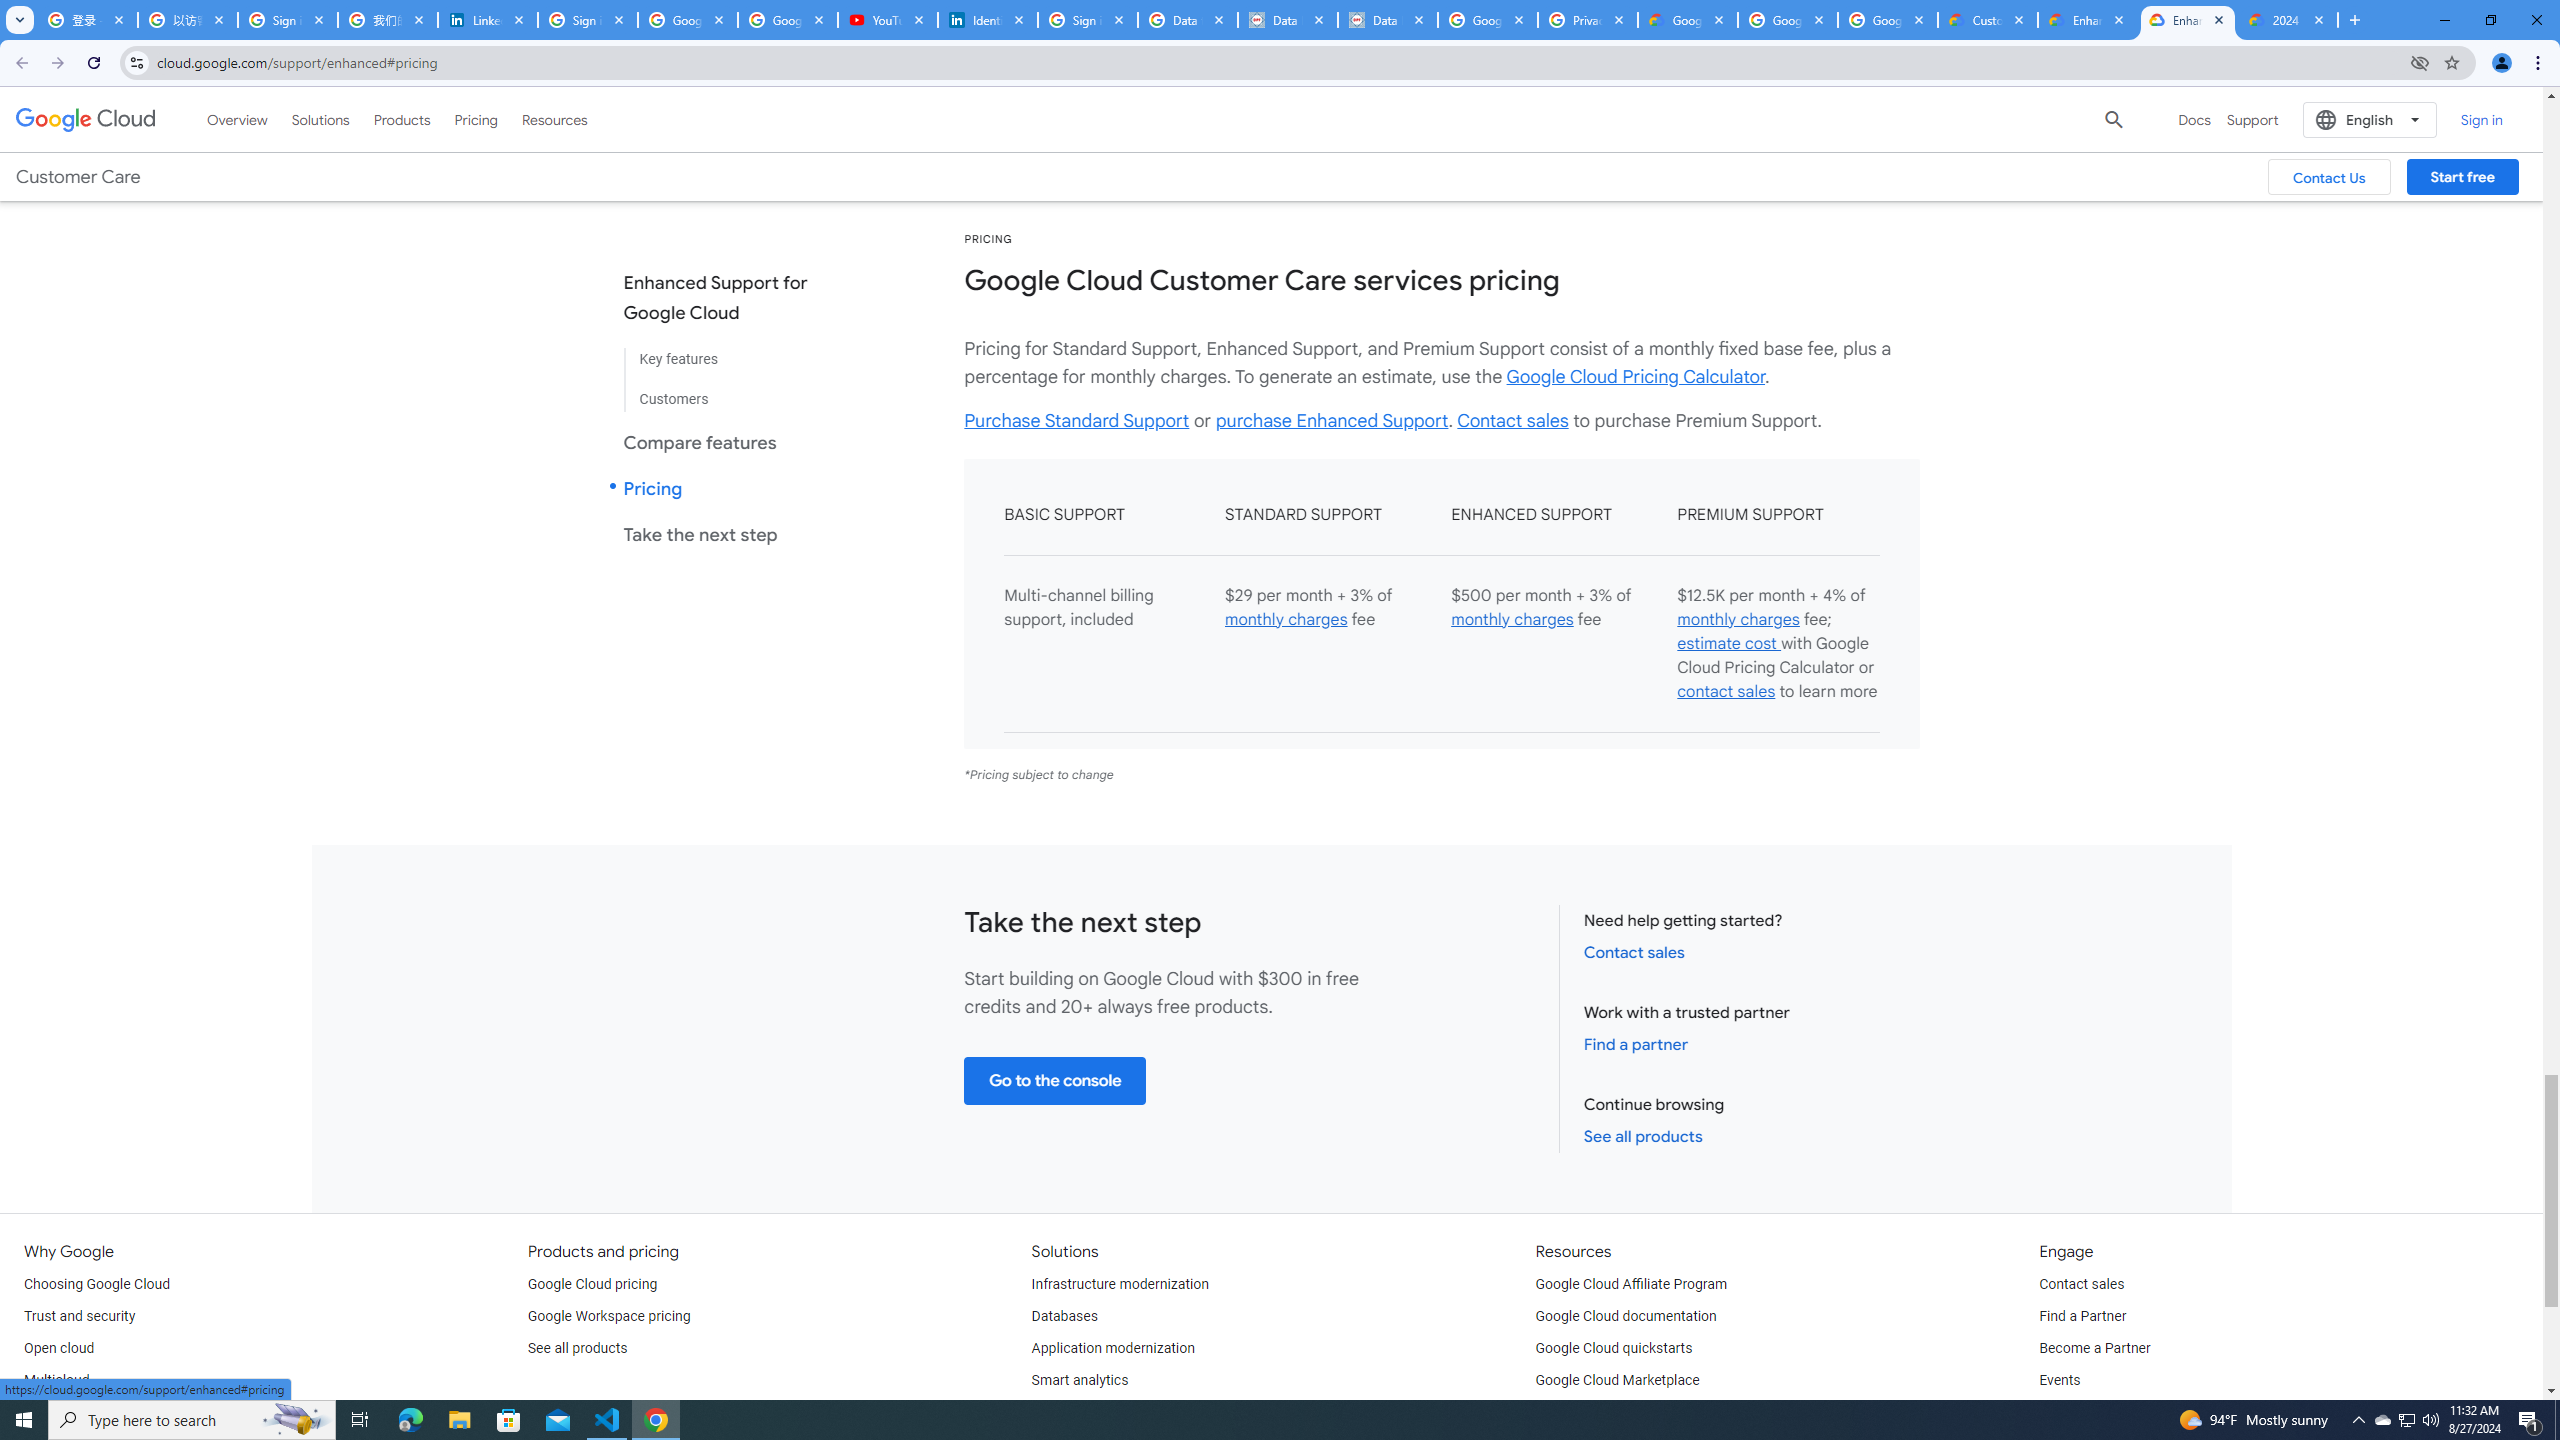  I want to click on 'Google Workspace - Specific Terms', so click(1887, 19).